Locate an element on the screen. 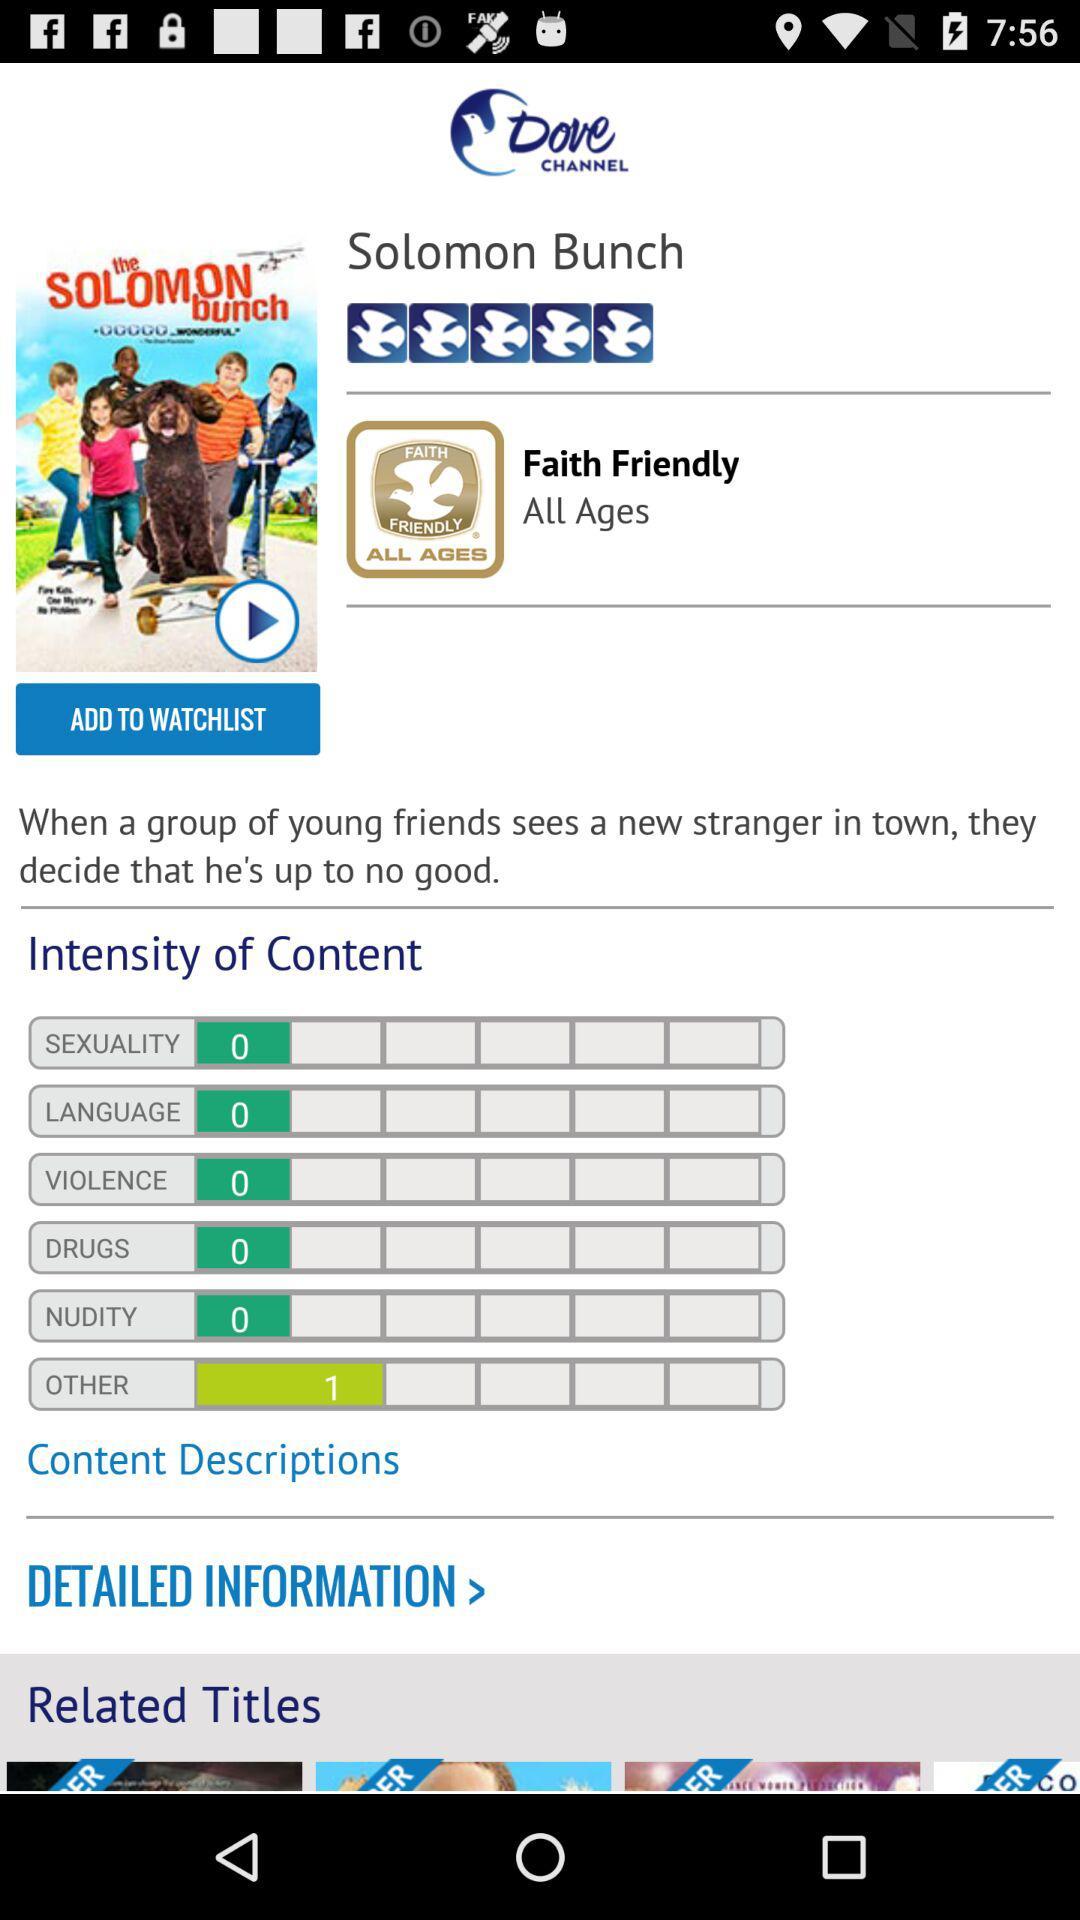 The image size is (1080, 1920). add to watchlist icon is located at coordinates (167, 719).